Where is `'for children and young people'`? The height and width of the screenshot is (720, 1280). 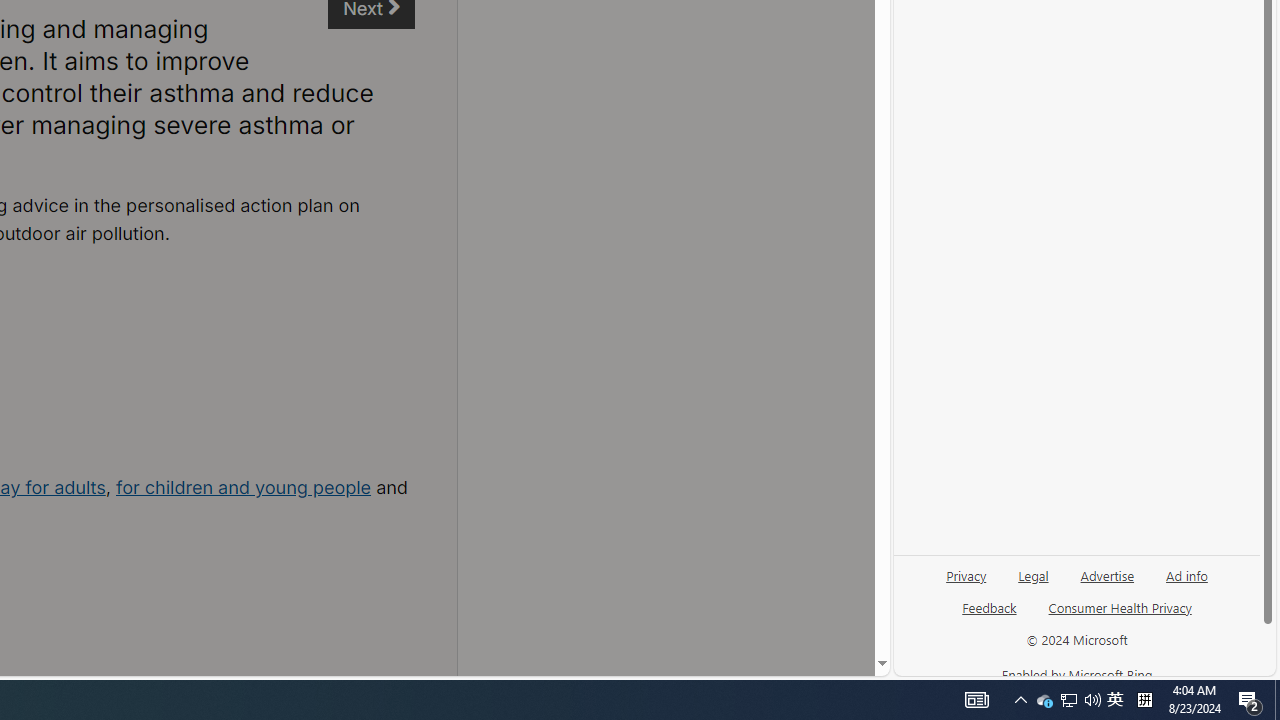 'for children and young people' is located at coordinates (243, 487).